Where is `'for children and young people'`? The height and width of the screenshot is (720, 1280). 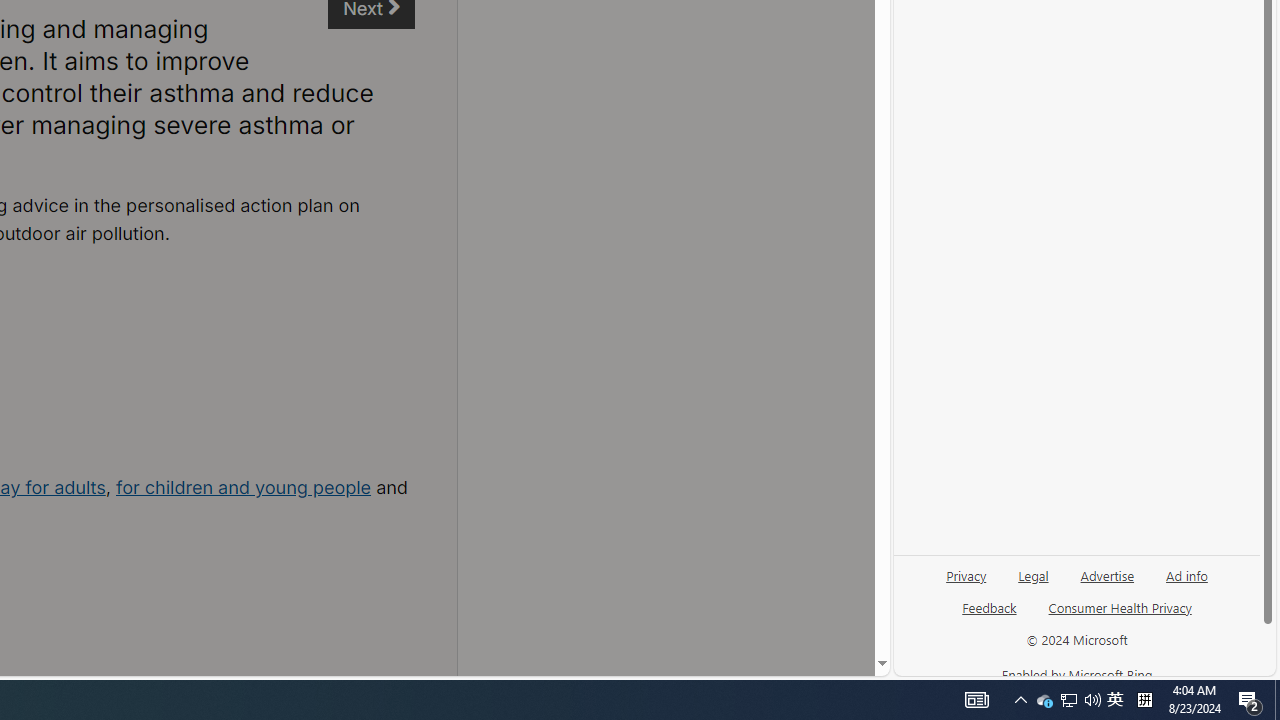 'for children and young people' is located at coordinates (243, 487).